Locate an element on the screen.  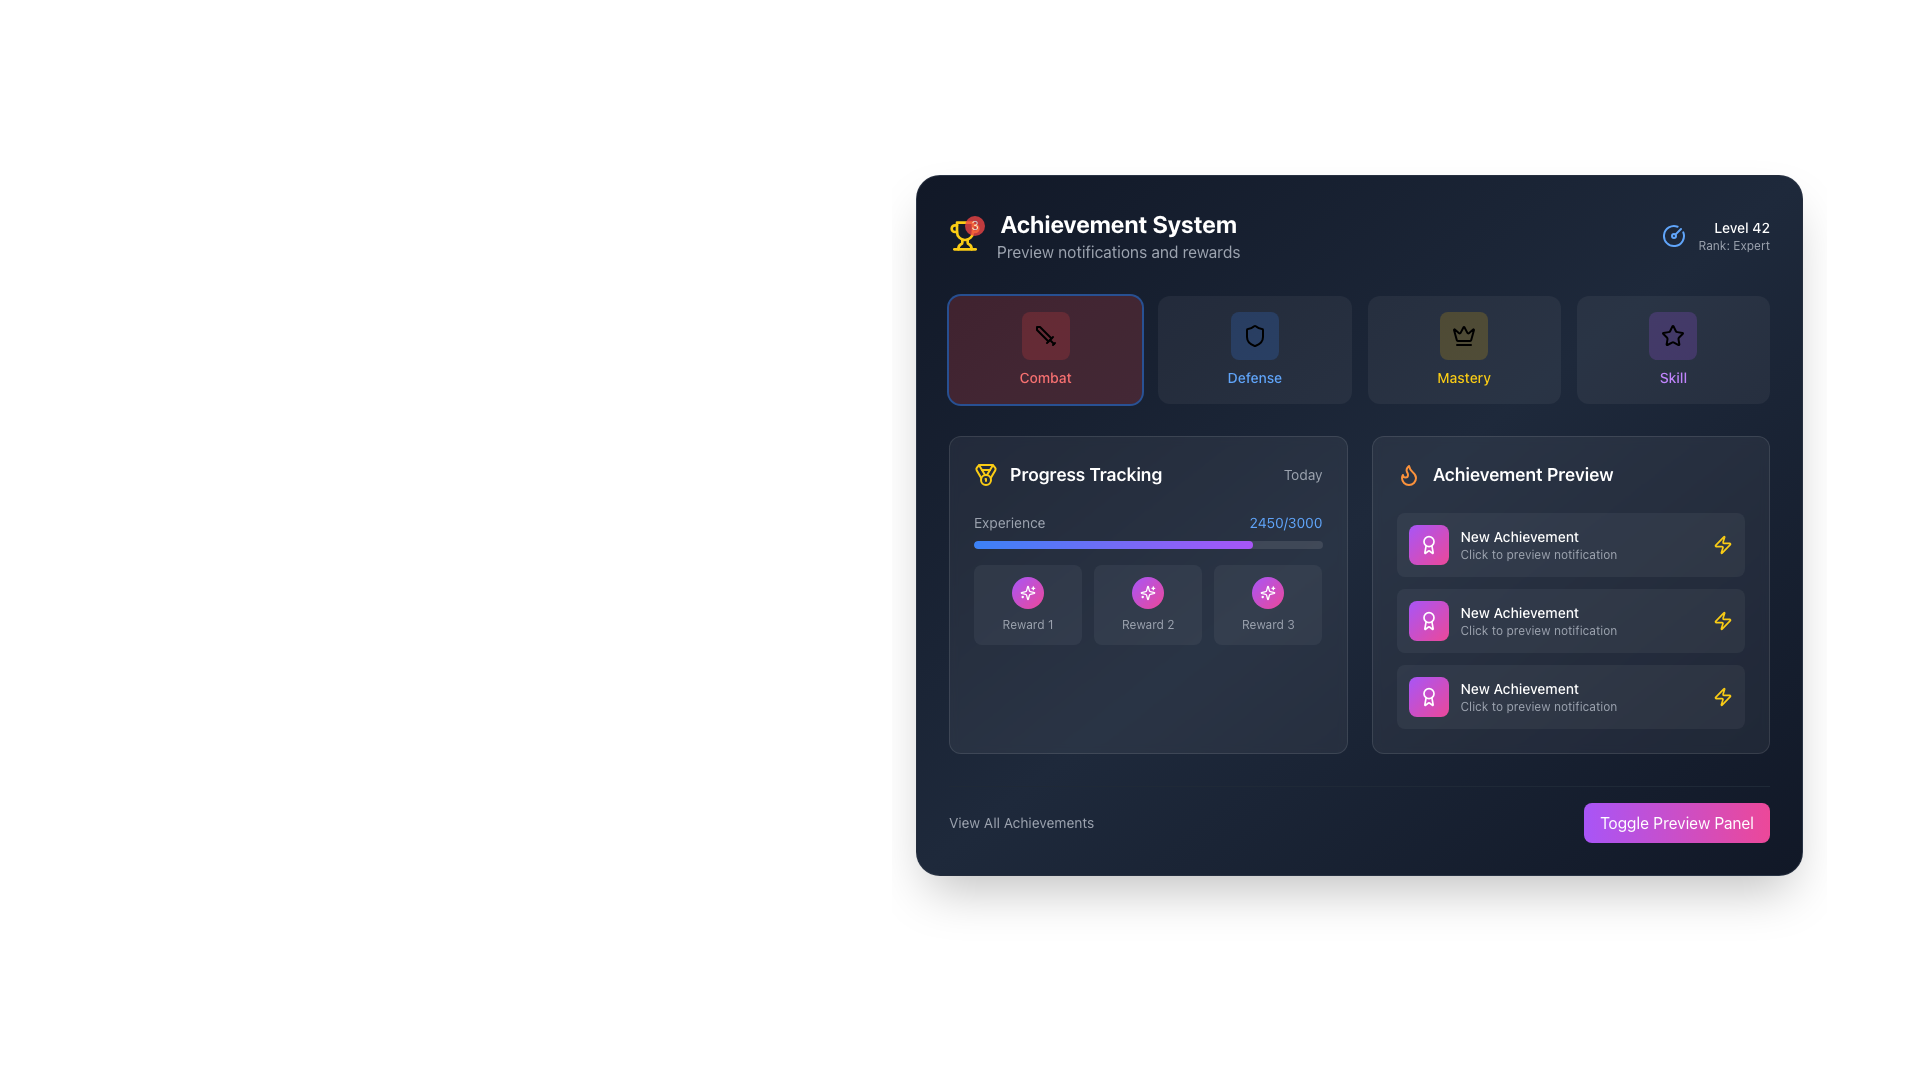
the visual indicator icon representing a new achievement in the 'New Achievement' notification, located on the right side of the notification block is located at coordinates (1722, 544).